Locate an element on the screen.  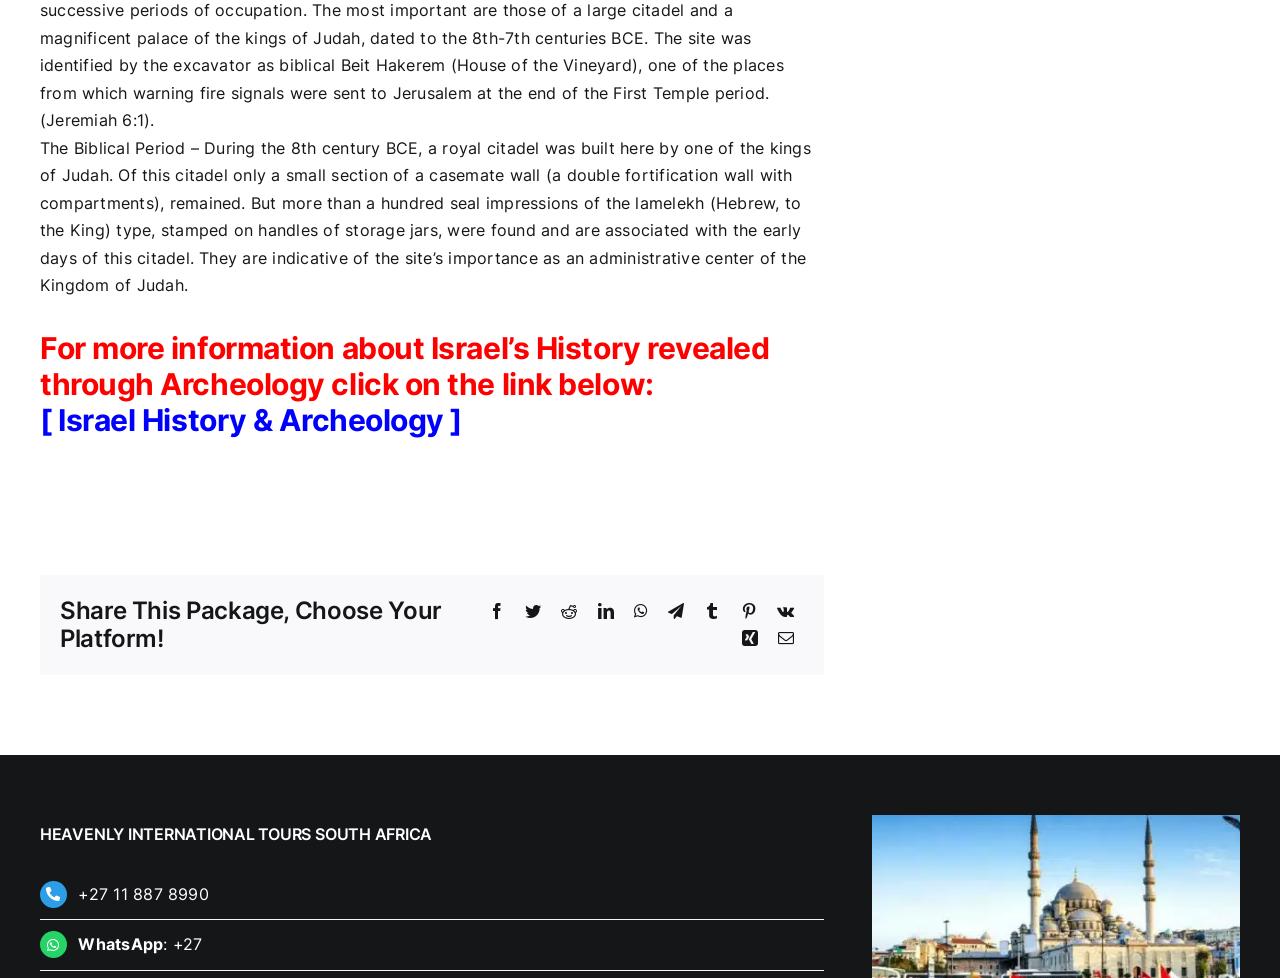
'+27 11 887 8990' is located at coordinates (141, 892).